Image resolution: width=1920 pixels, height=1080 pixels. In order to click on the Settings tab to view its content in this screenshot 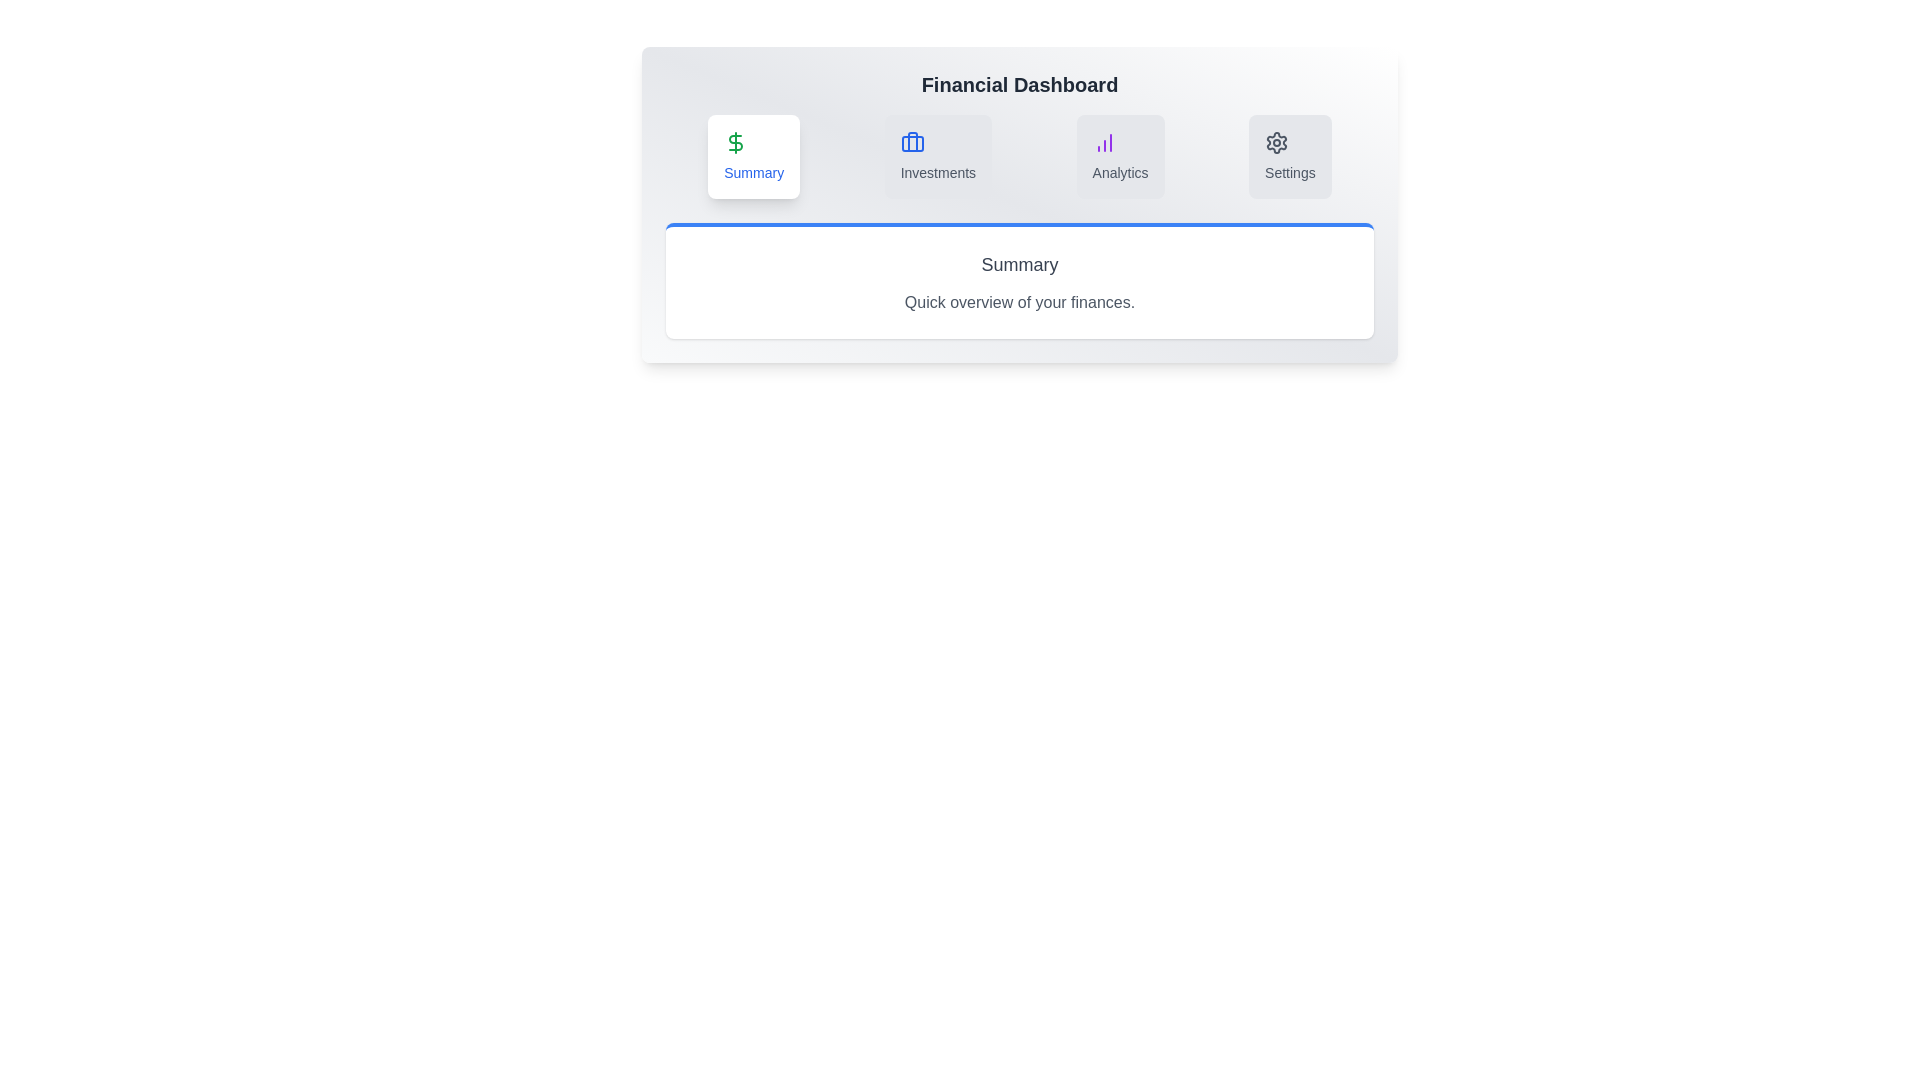, I will do `click(1290, 156)`.